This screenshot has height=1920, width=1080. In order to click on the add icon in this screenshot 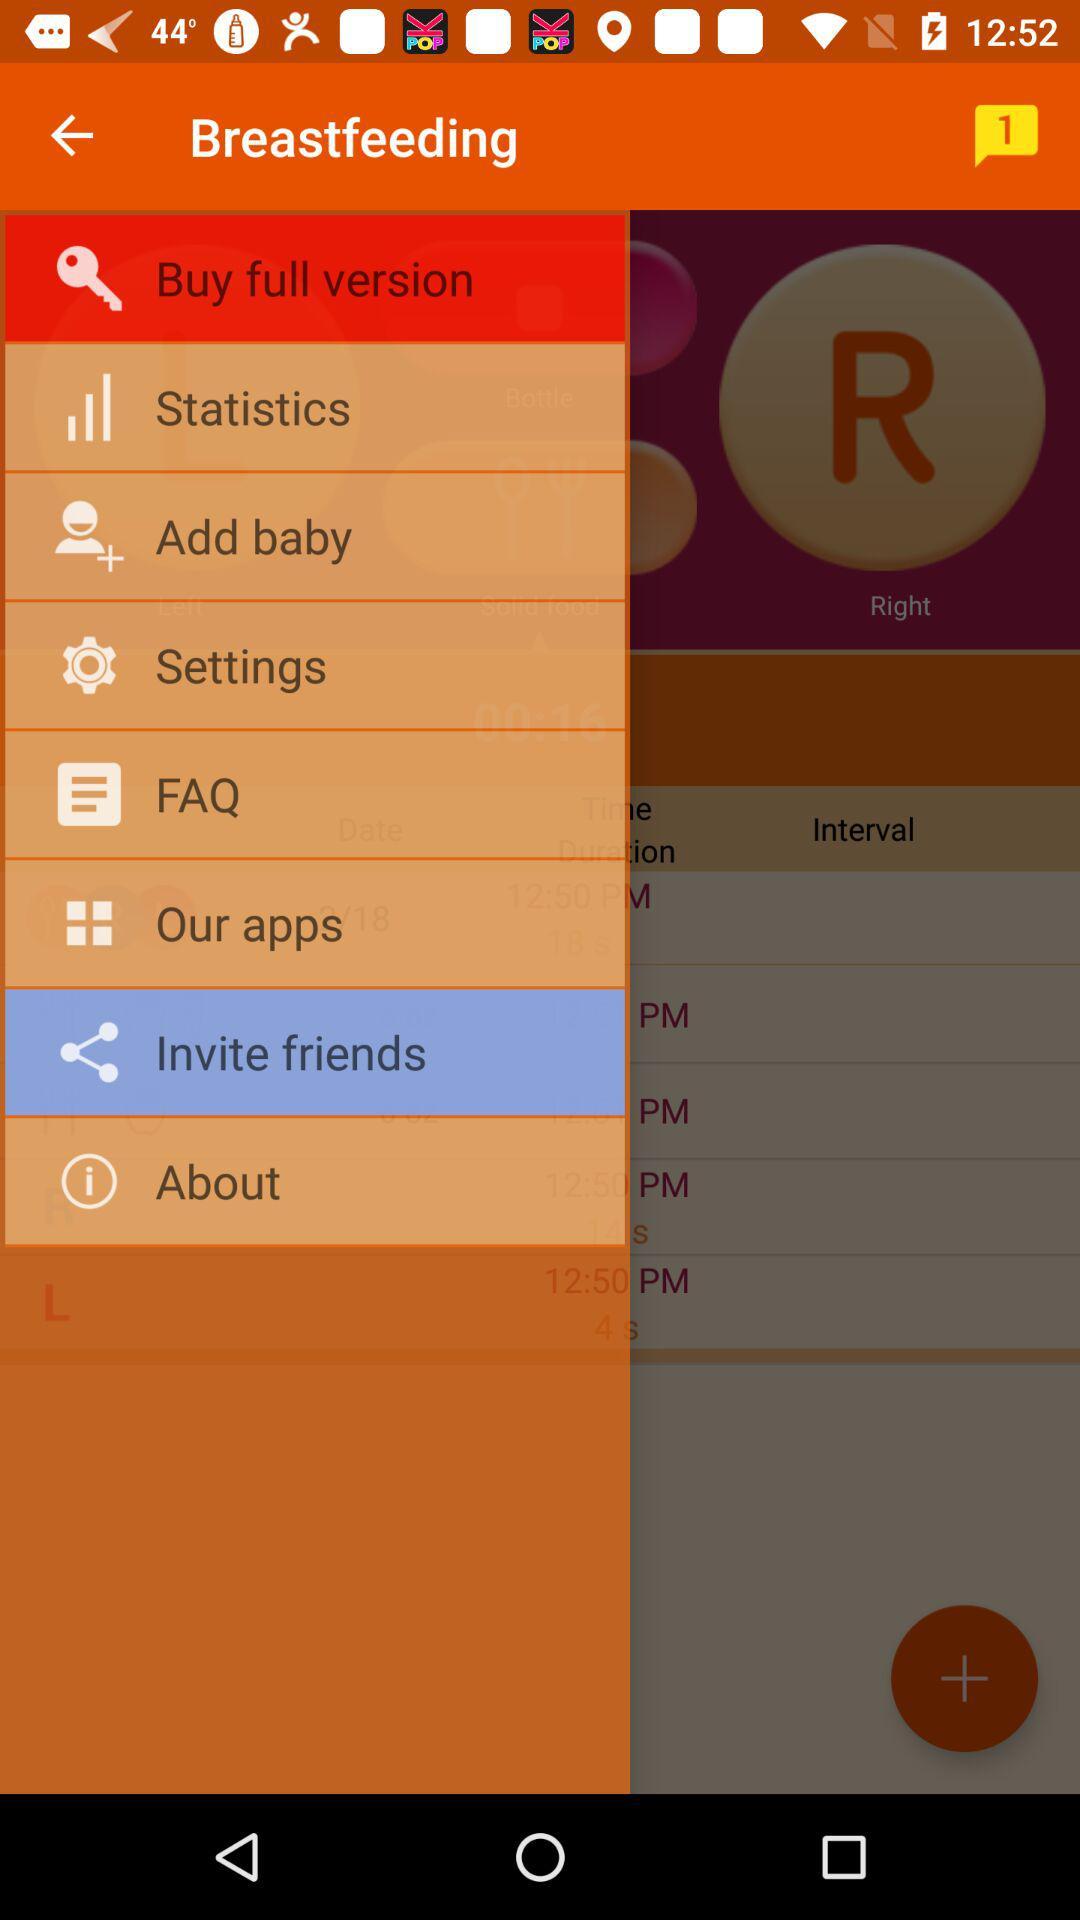, I will do `click(963, 1678)`.